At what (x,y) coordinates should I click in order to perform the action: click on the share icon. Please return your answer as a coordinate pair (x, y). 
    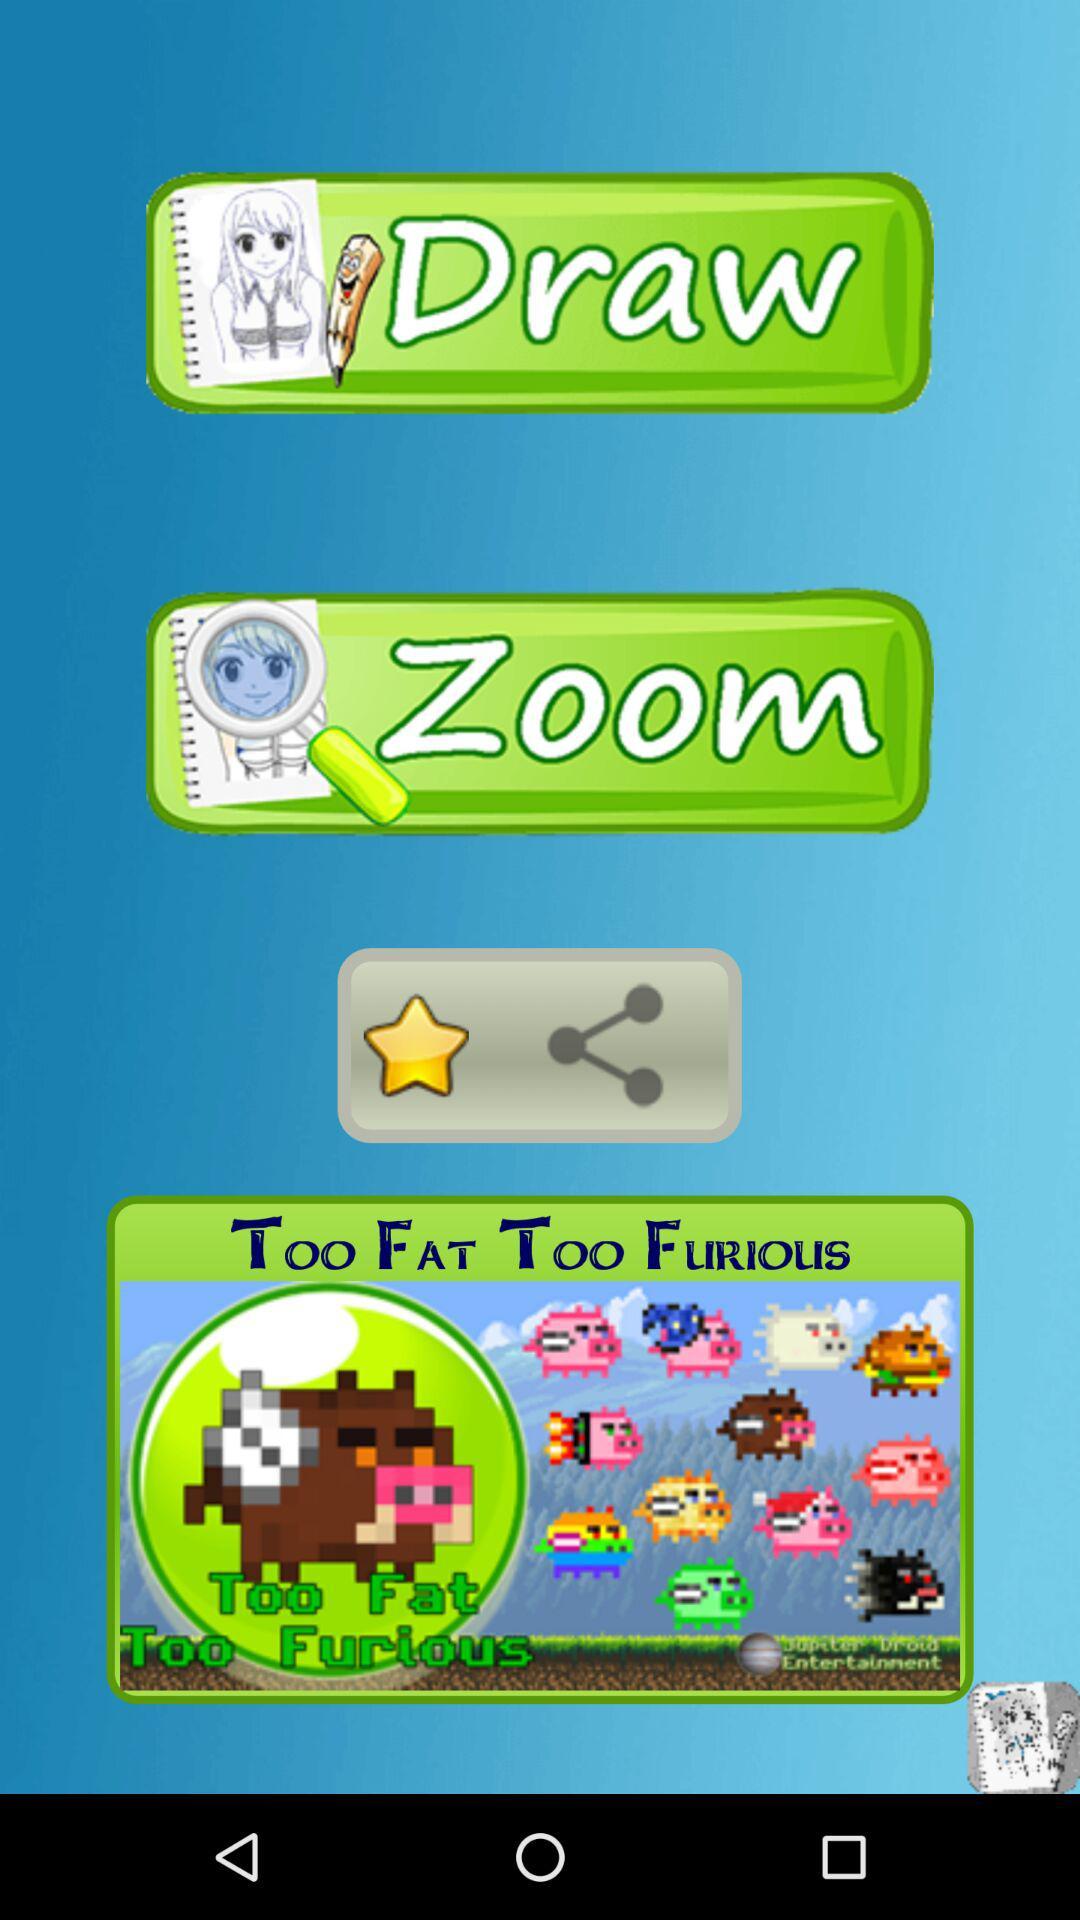
    Looking at the image, I should click on (604, 1117).